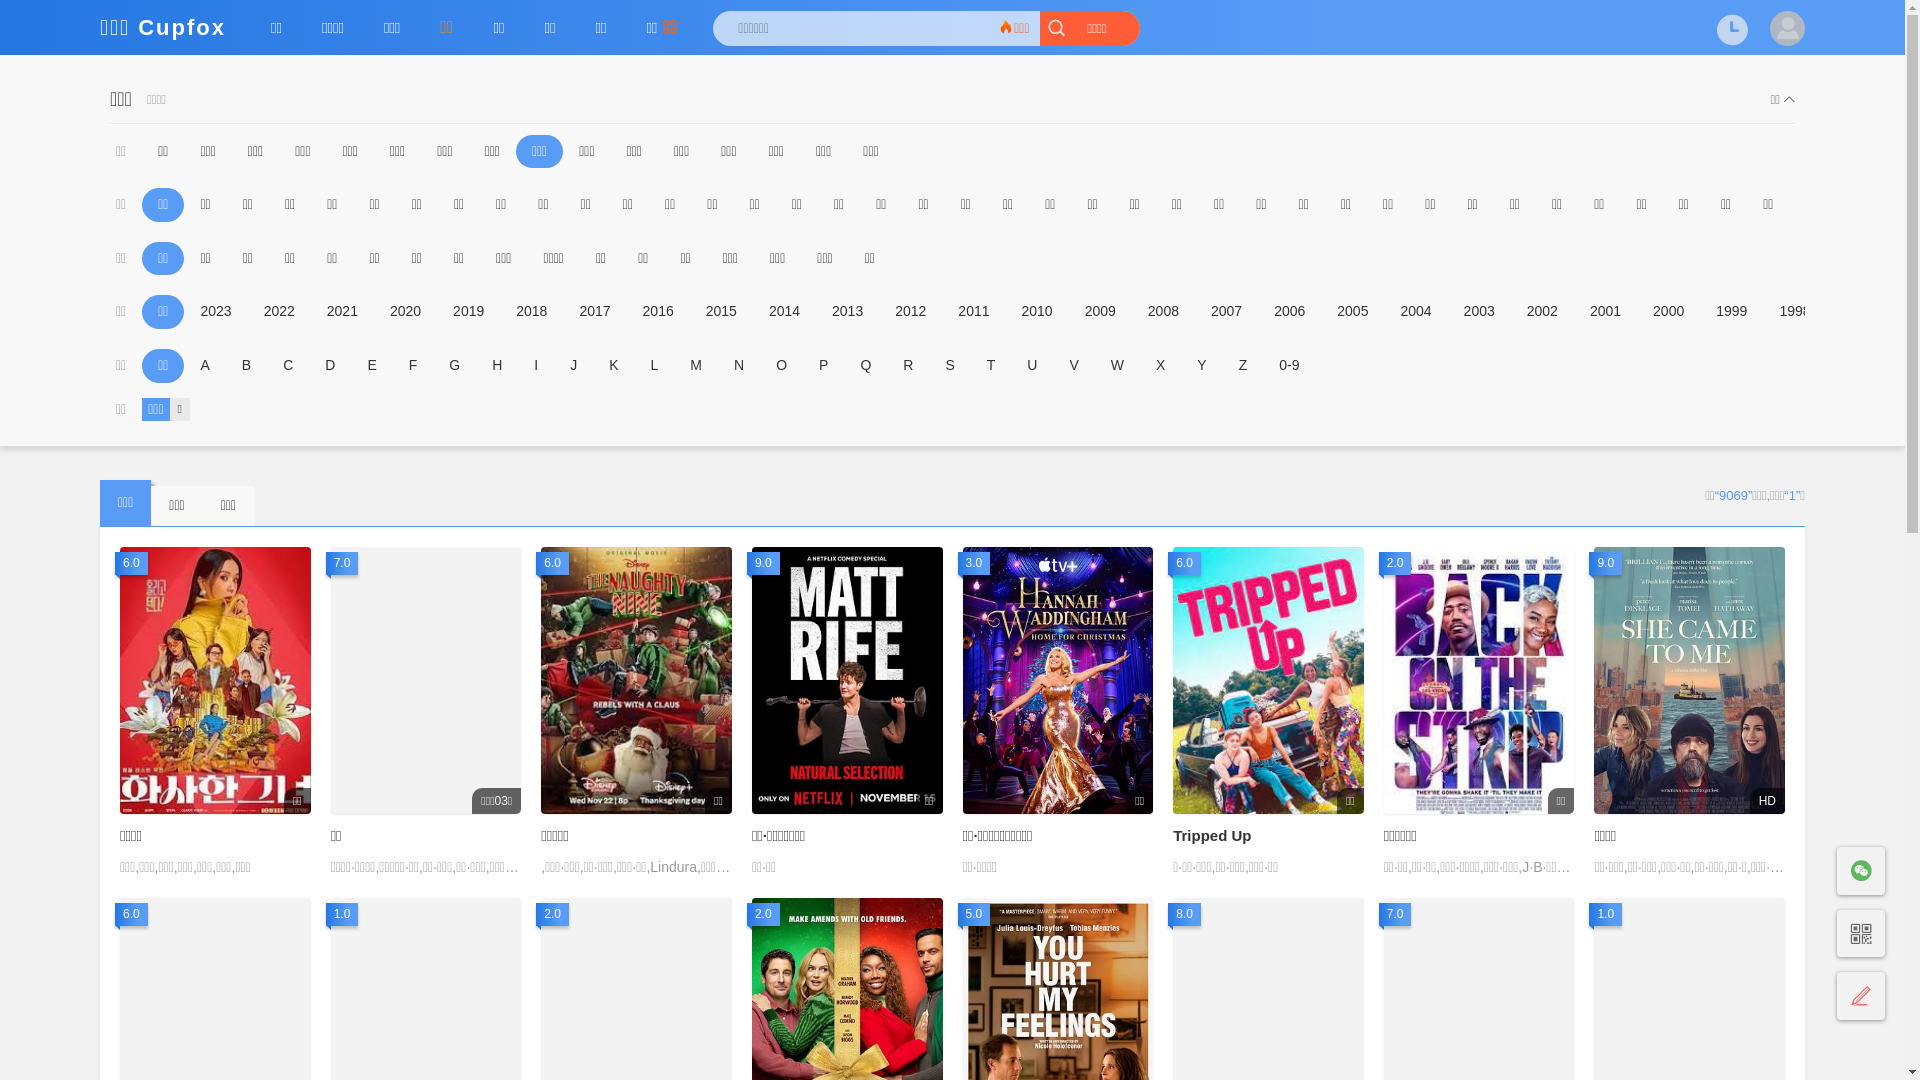  I want to click on 'K', so click(612, 366).